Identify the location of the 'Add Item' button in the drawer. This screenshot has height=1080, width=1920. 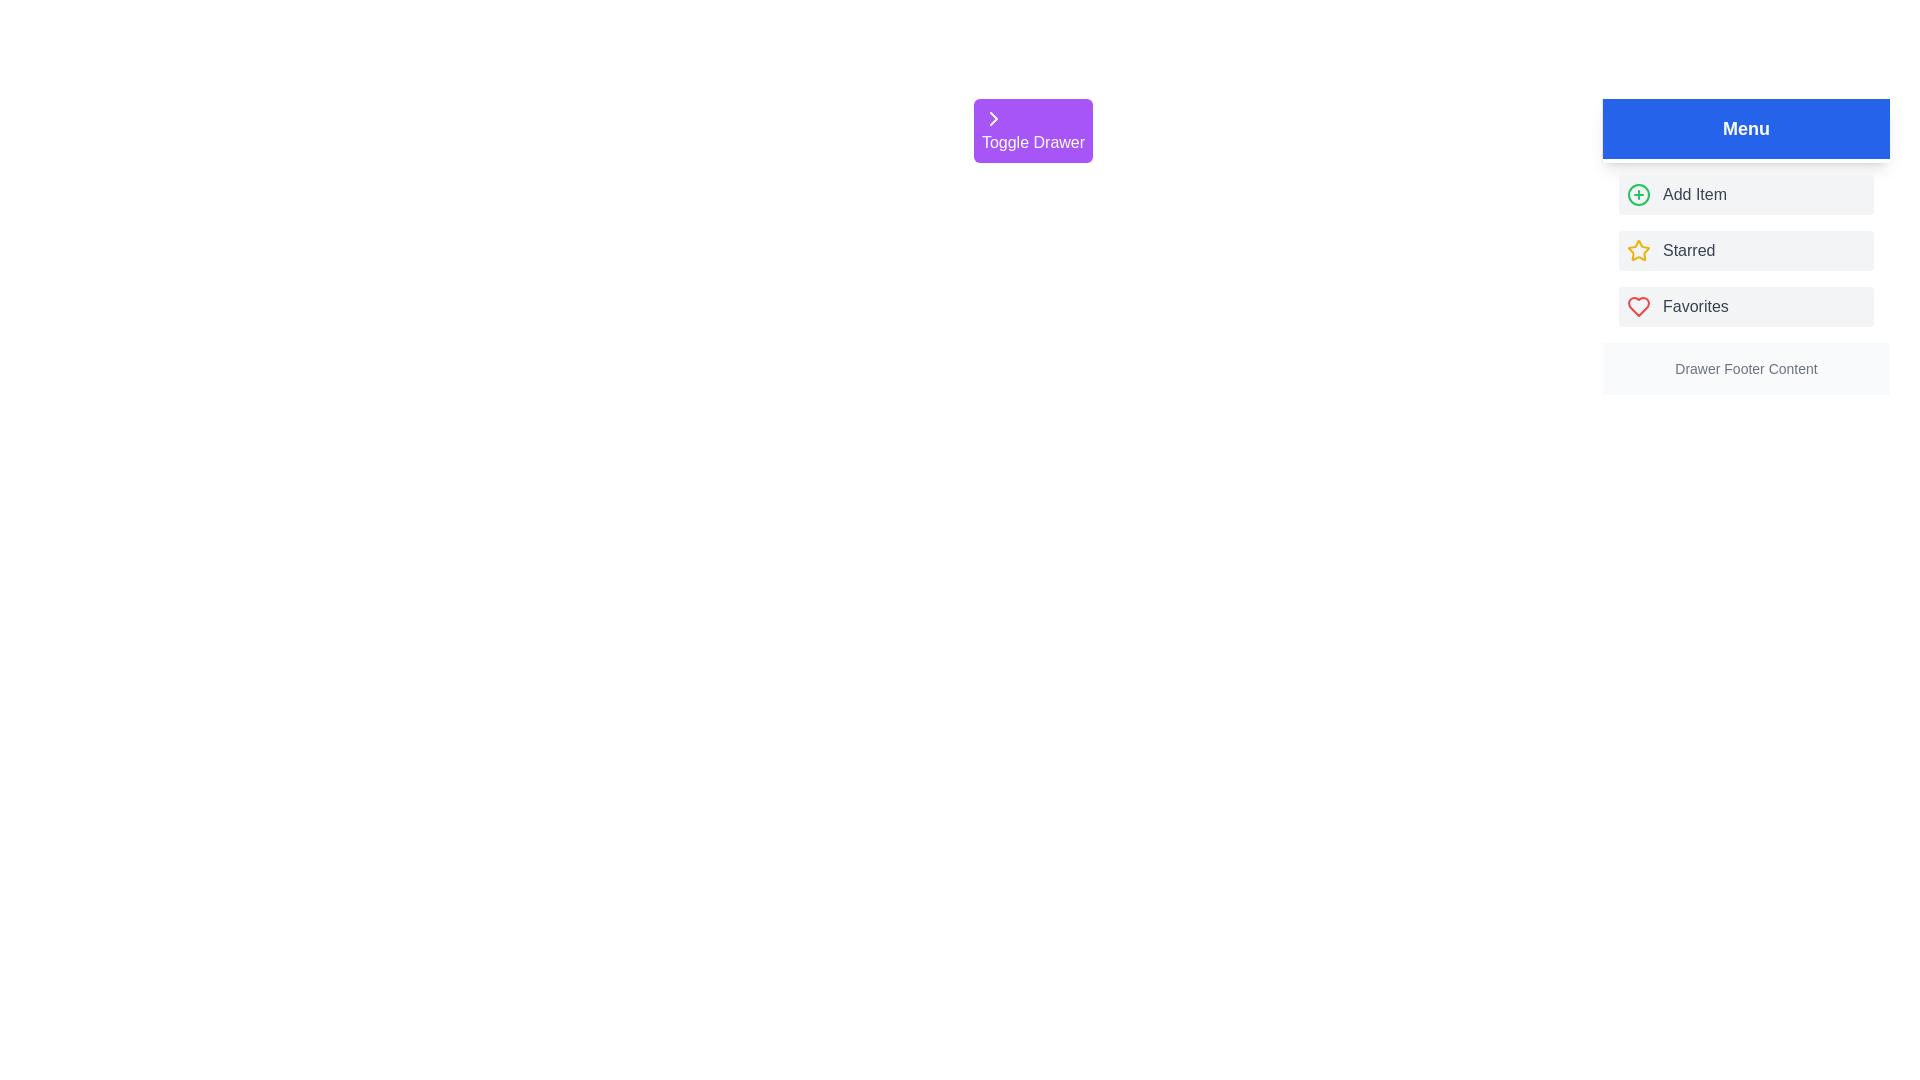
(1745, 195).